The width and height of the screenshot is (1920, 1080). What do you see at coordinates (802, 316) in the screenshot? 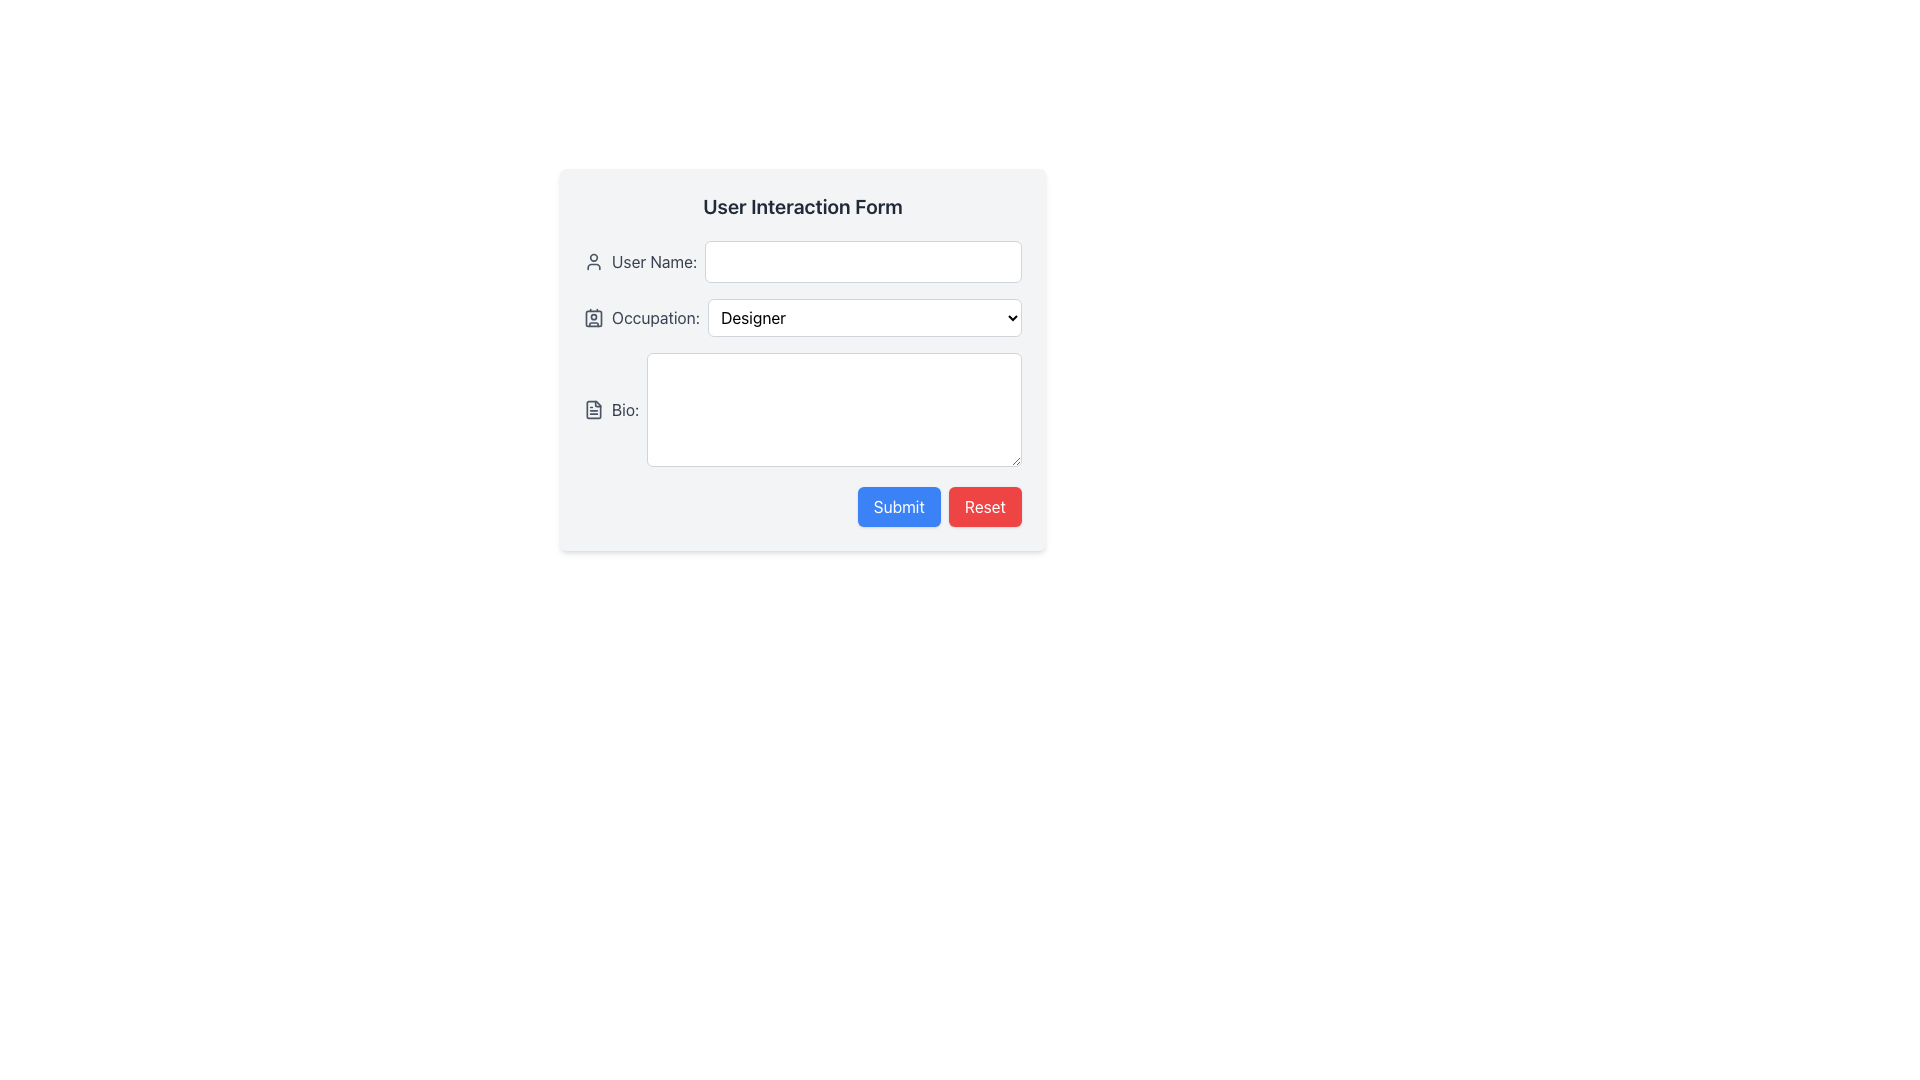
I see `the dropdown menu labeled 'Occupation:'` at bounding box center [802, 316].